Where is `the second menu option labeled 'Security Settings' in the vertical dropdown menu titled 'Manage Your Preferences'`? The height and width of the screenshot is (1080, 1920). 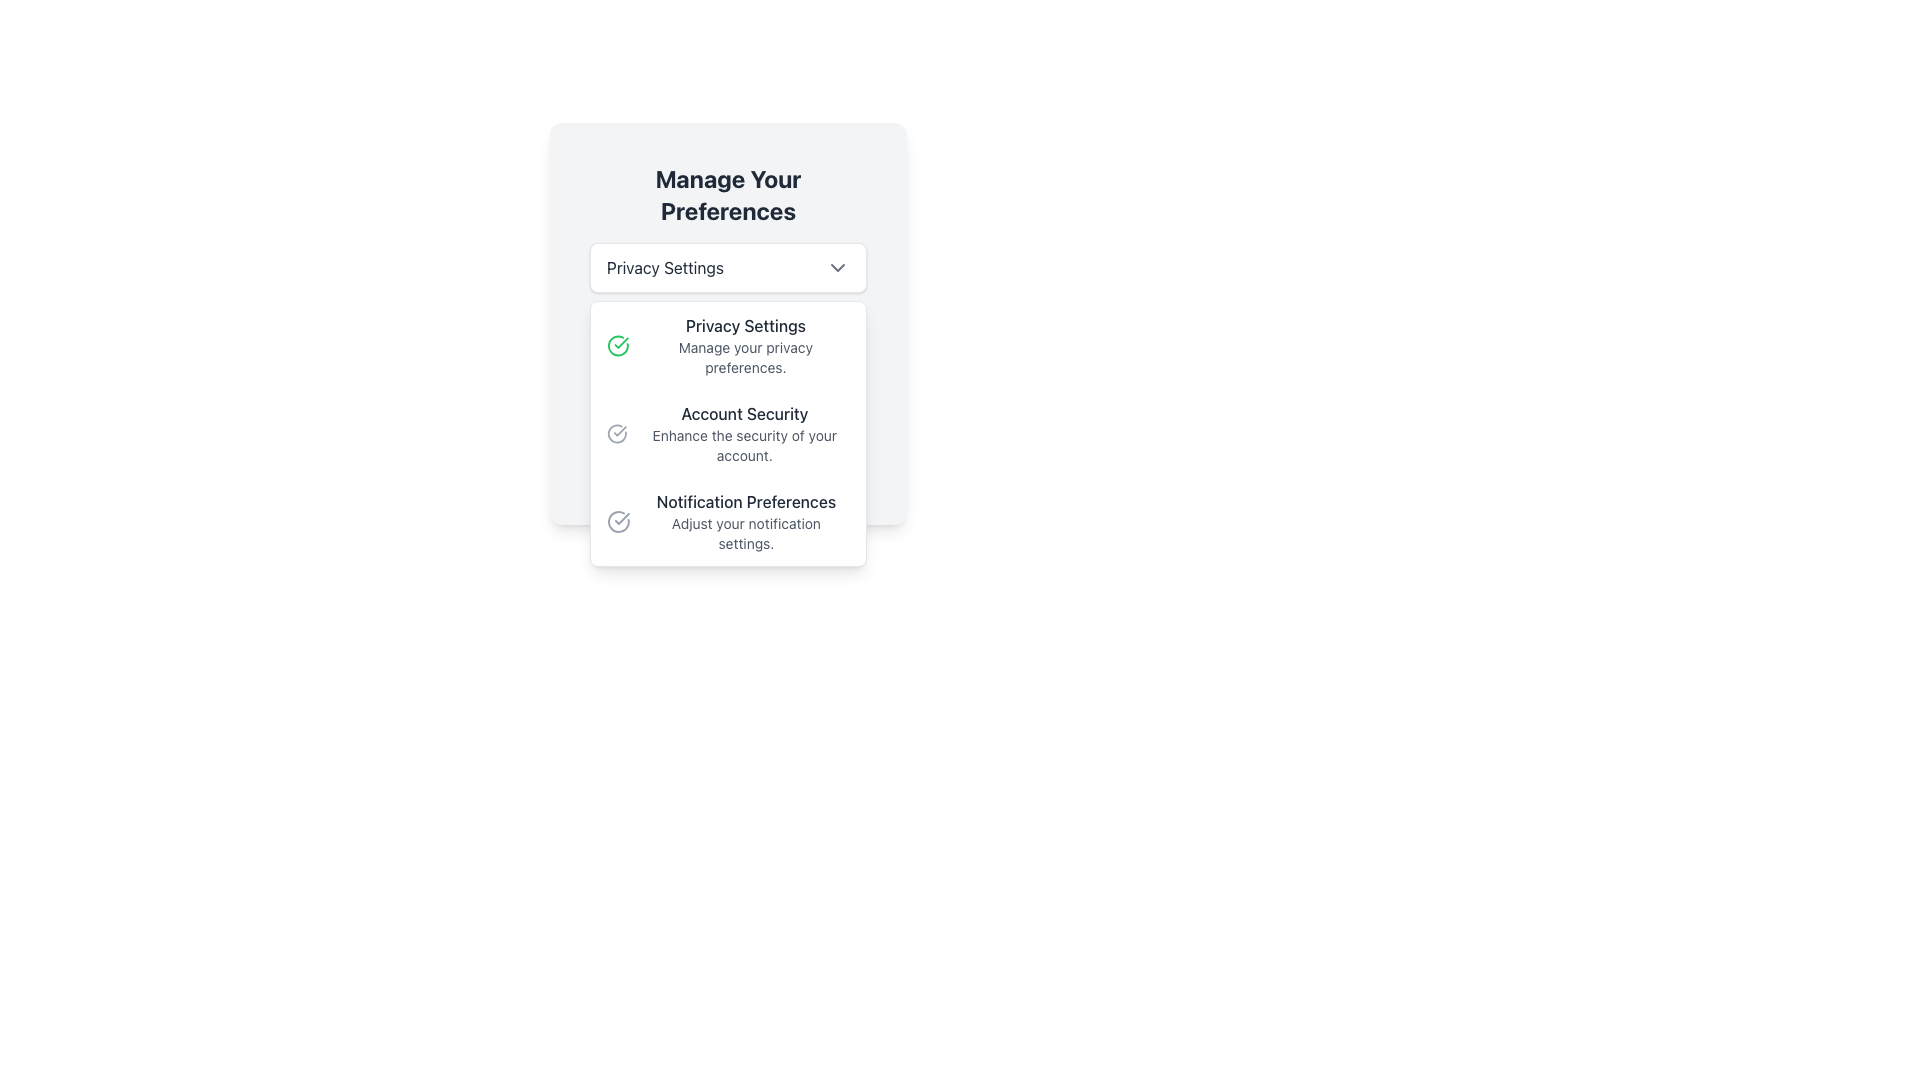
the second menu option labeled 'Security Settings' in the vertical dropdown menu titled 'Manage Your Preferences' is located at coordinates (727, 433).